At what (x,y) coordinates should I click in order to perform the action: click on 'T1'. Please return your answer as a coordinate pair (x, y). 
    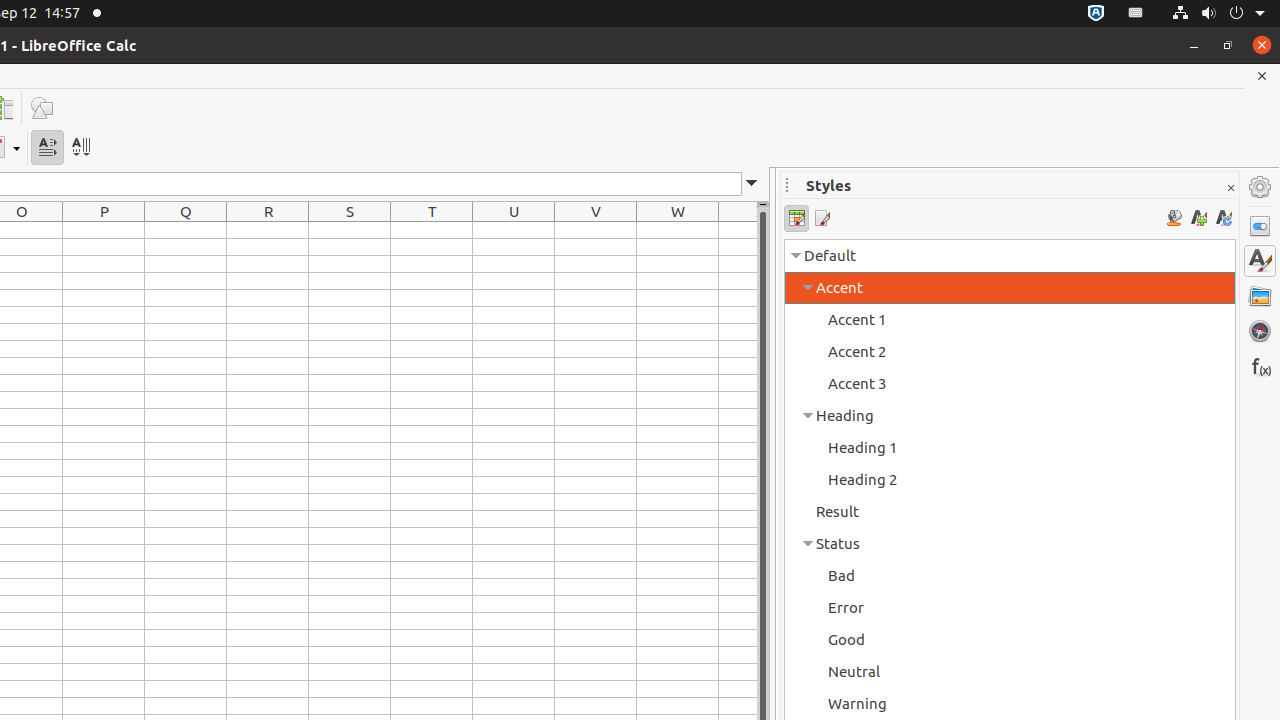
    Looking at the image, I should click on (431, 229).